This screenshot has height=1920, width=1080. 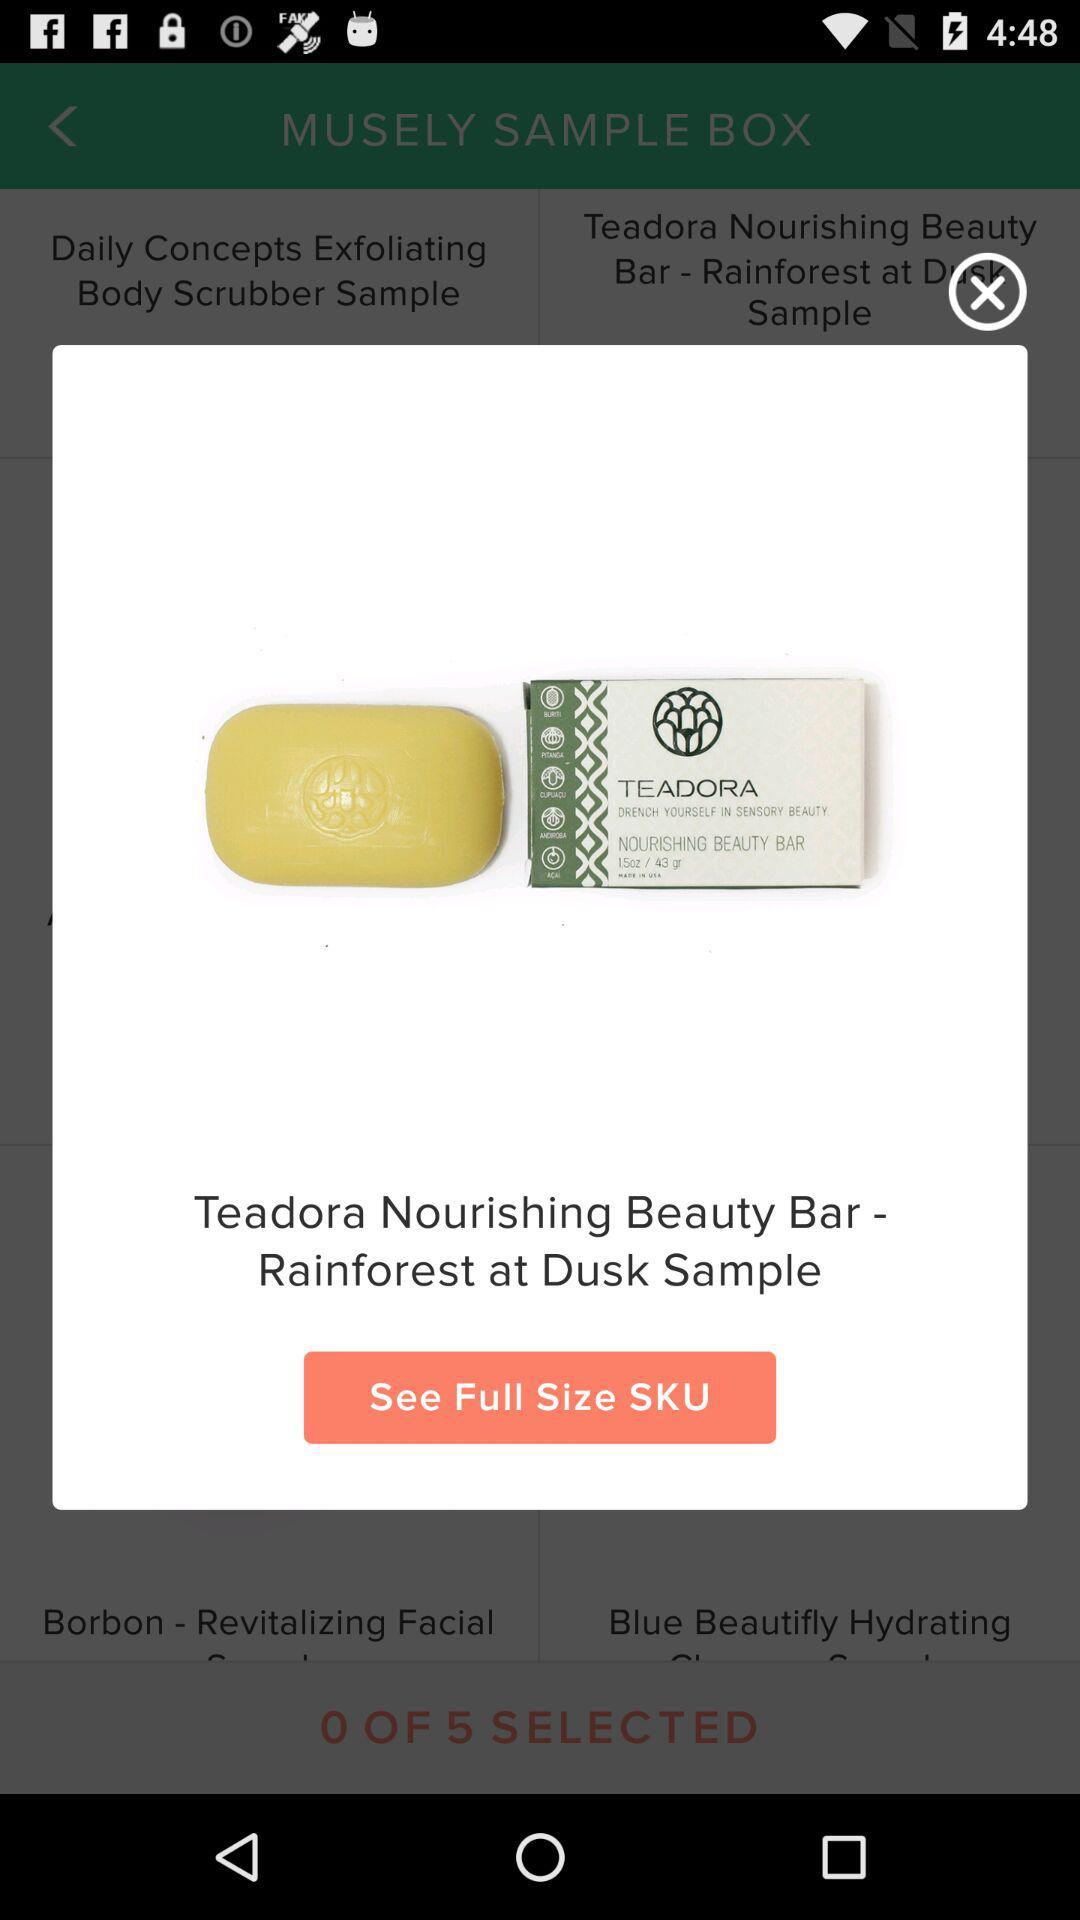 I want to click on see full size icon, so click(x=540, y=1396).